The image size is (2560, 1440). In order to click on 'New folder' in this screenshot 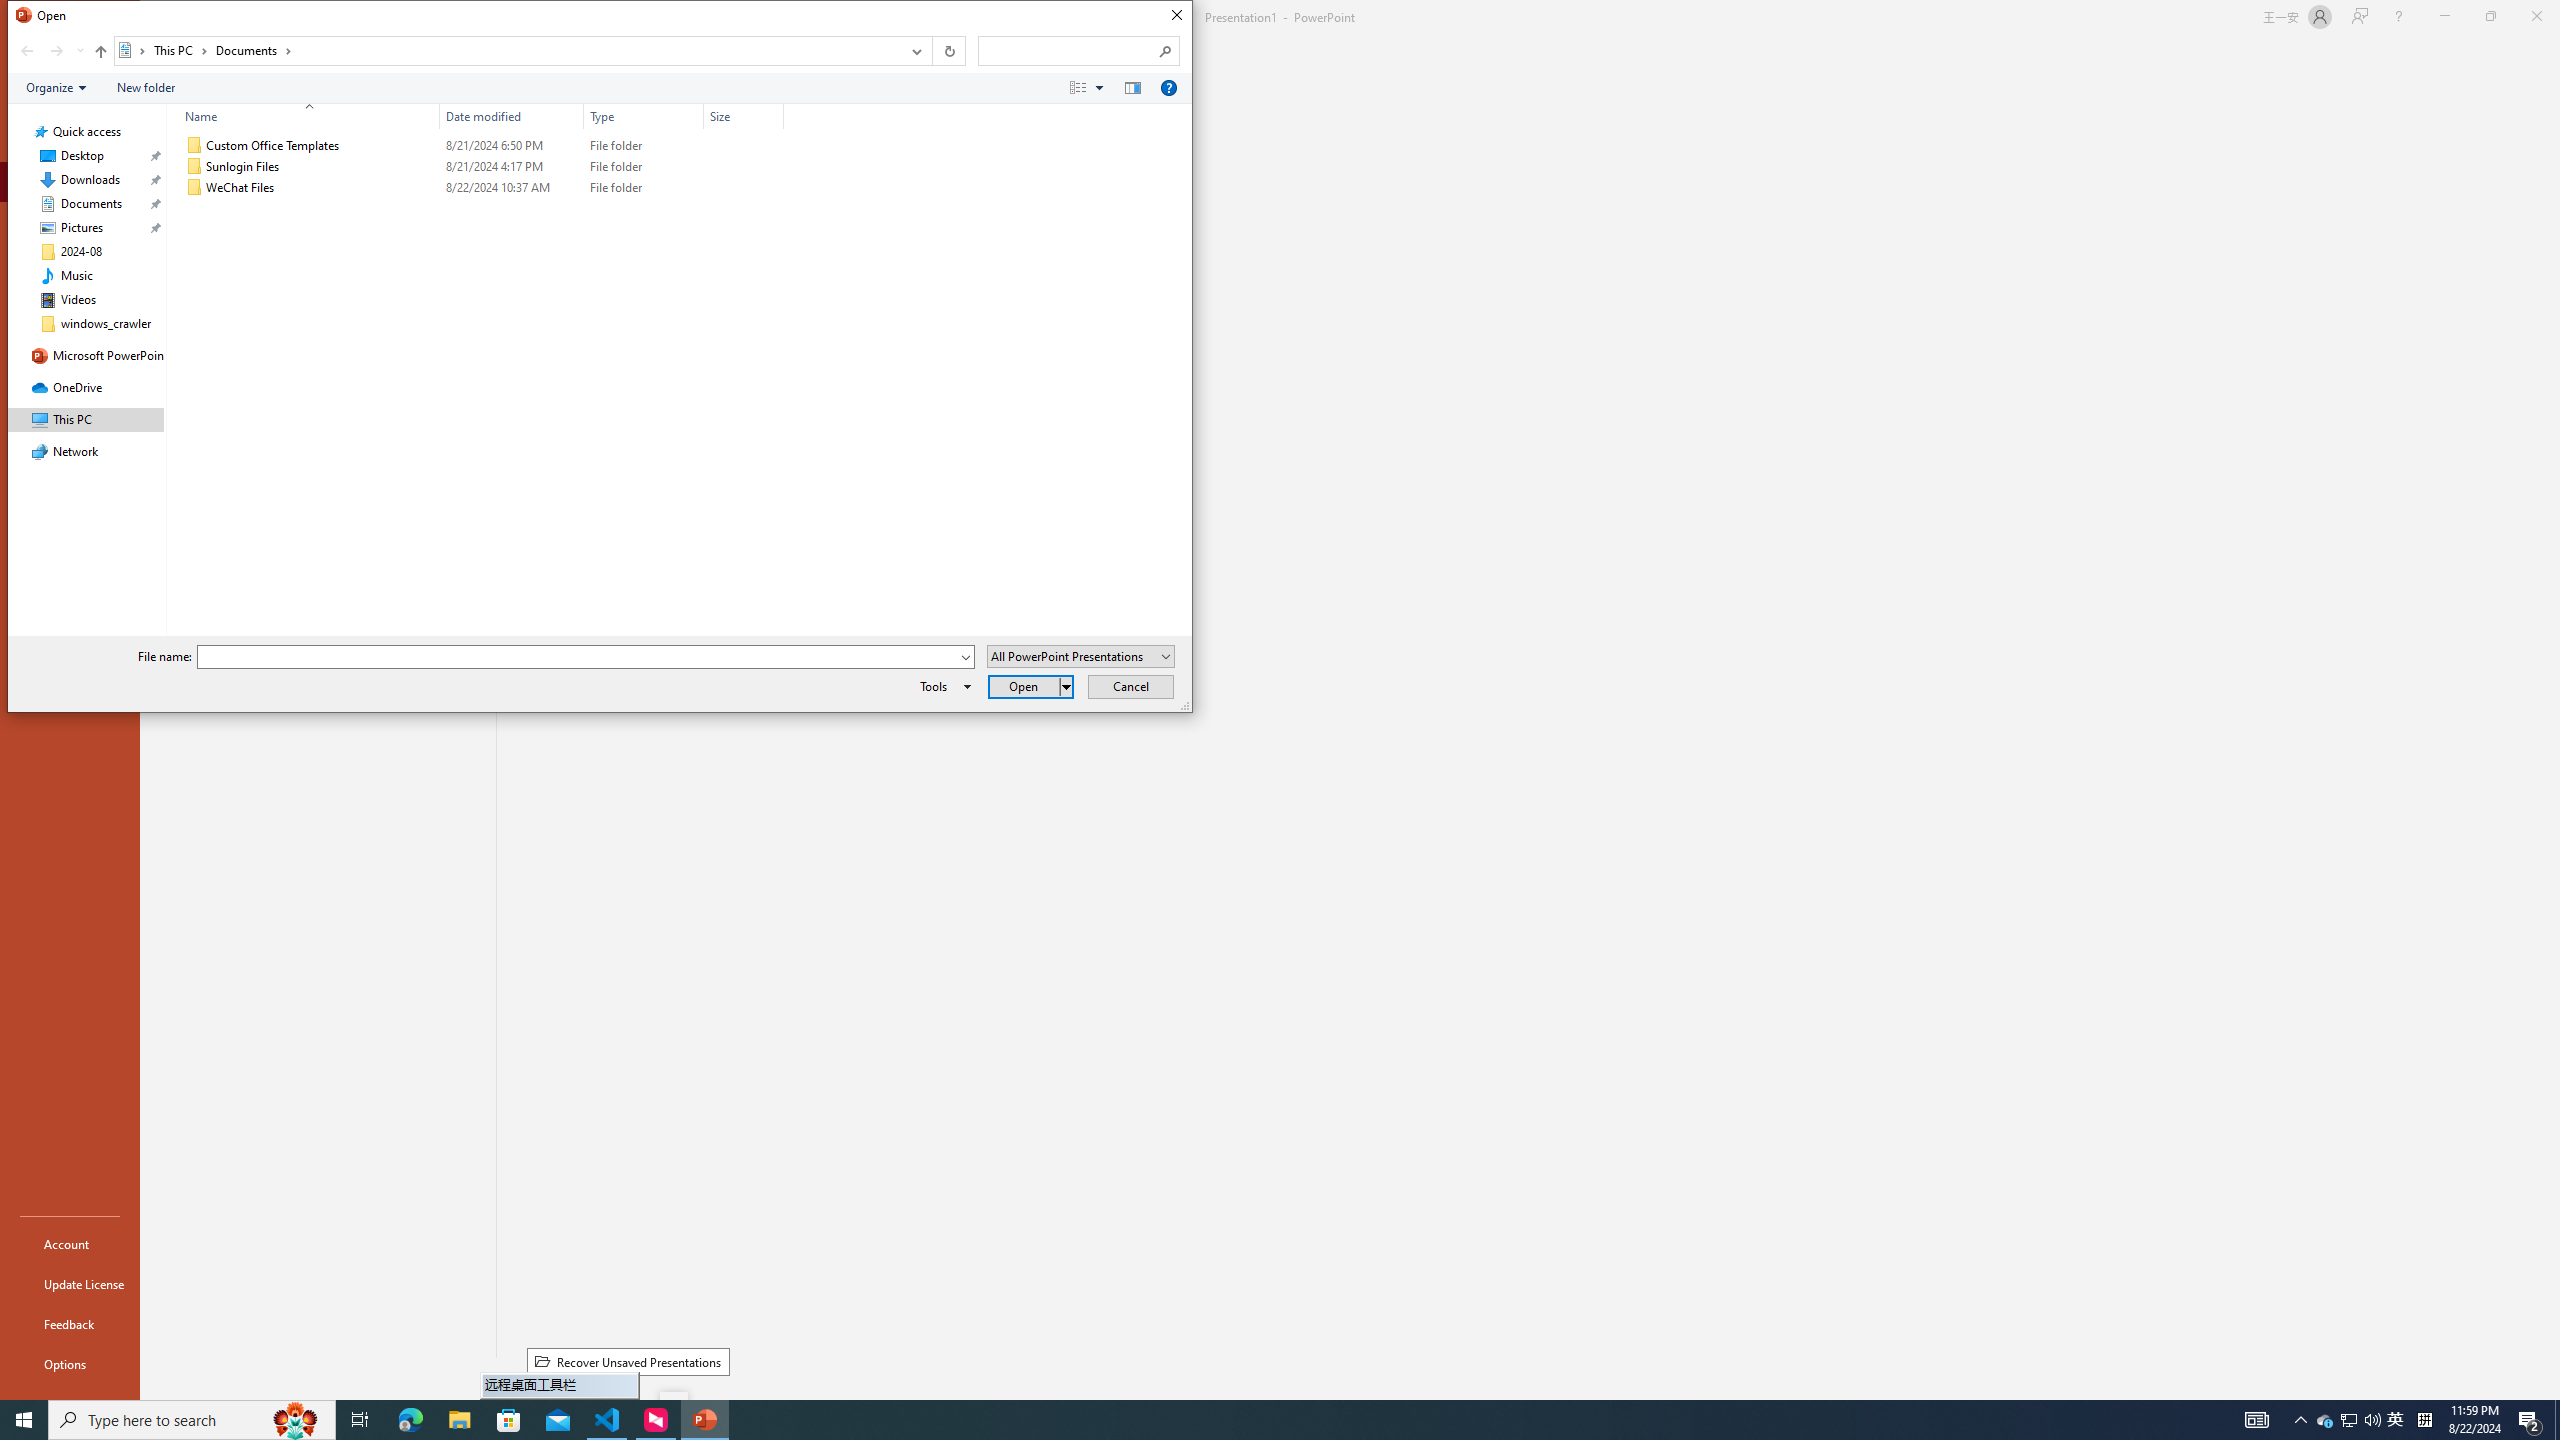, I will do `click(144, 87)`.